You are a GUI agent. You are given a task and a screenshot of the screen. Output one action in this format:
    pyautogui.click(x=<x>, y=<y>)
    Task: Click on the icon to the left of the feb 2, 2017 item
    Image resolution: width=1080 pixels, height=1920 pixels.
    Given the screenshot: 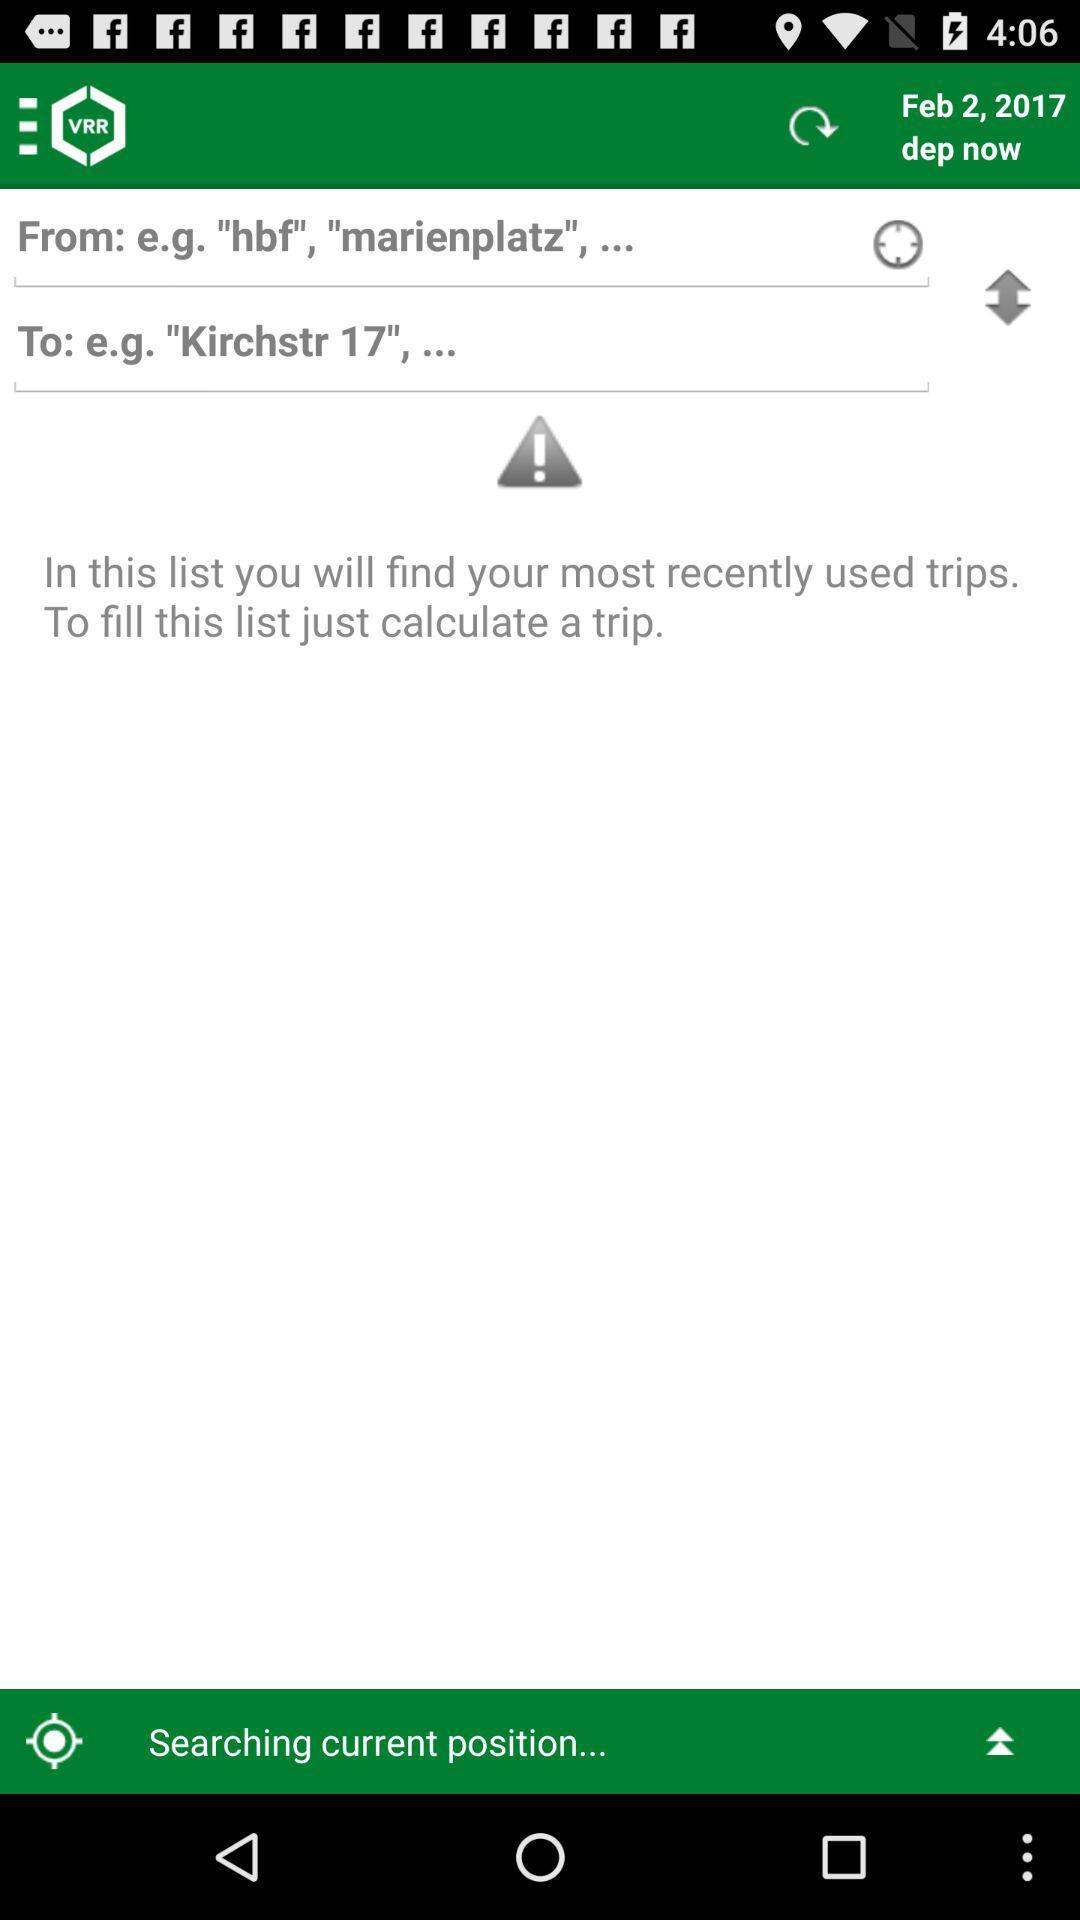 What is the action you would take?
    pyautogui.click(x=814, y=124)
    